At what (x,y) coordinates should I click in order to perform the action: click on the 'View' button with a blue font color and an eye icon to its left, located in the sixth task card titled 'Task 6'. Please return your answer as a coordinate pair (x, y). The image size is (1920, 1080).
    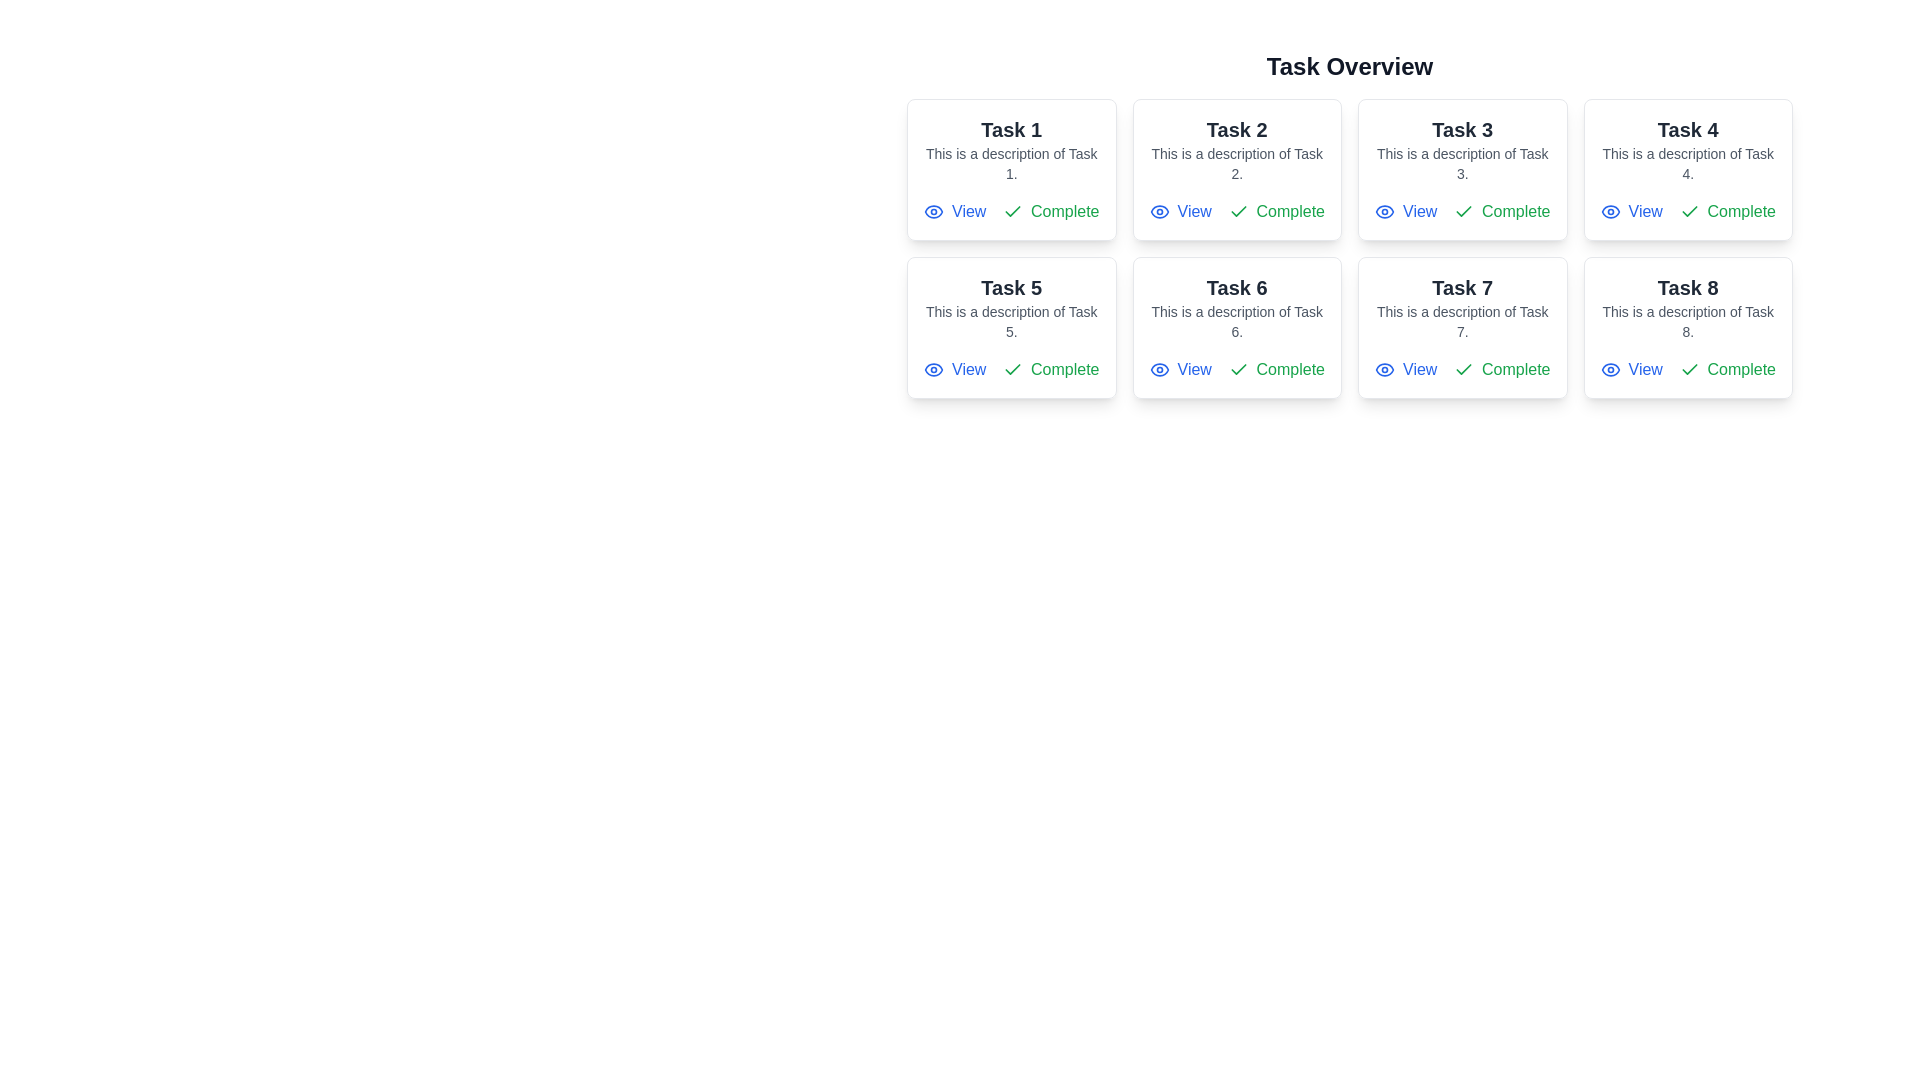
    Looking at the image, I should click on (1180, 370).